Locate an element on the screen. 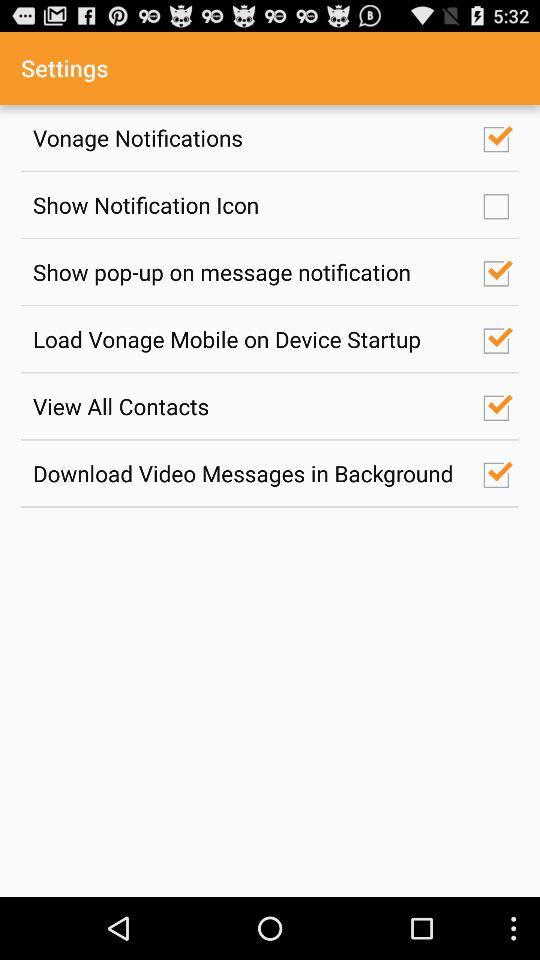 This screenshot has width=540, height=960. vonage notifications is located at coordinates (247, 136).